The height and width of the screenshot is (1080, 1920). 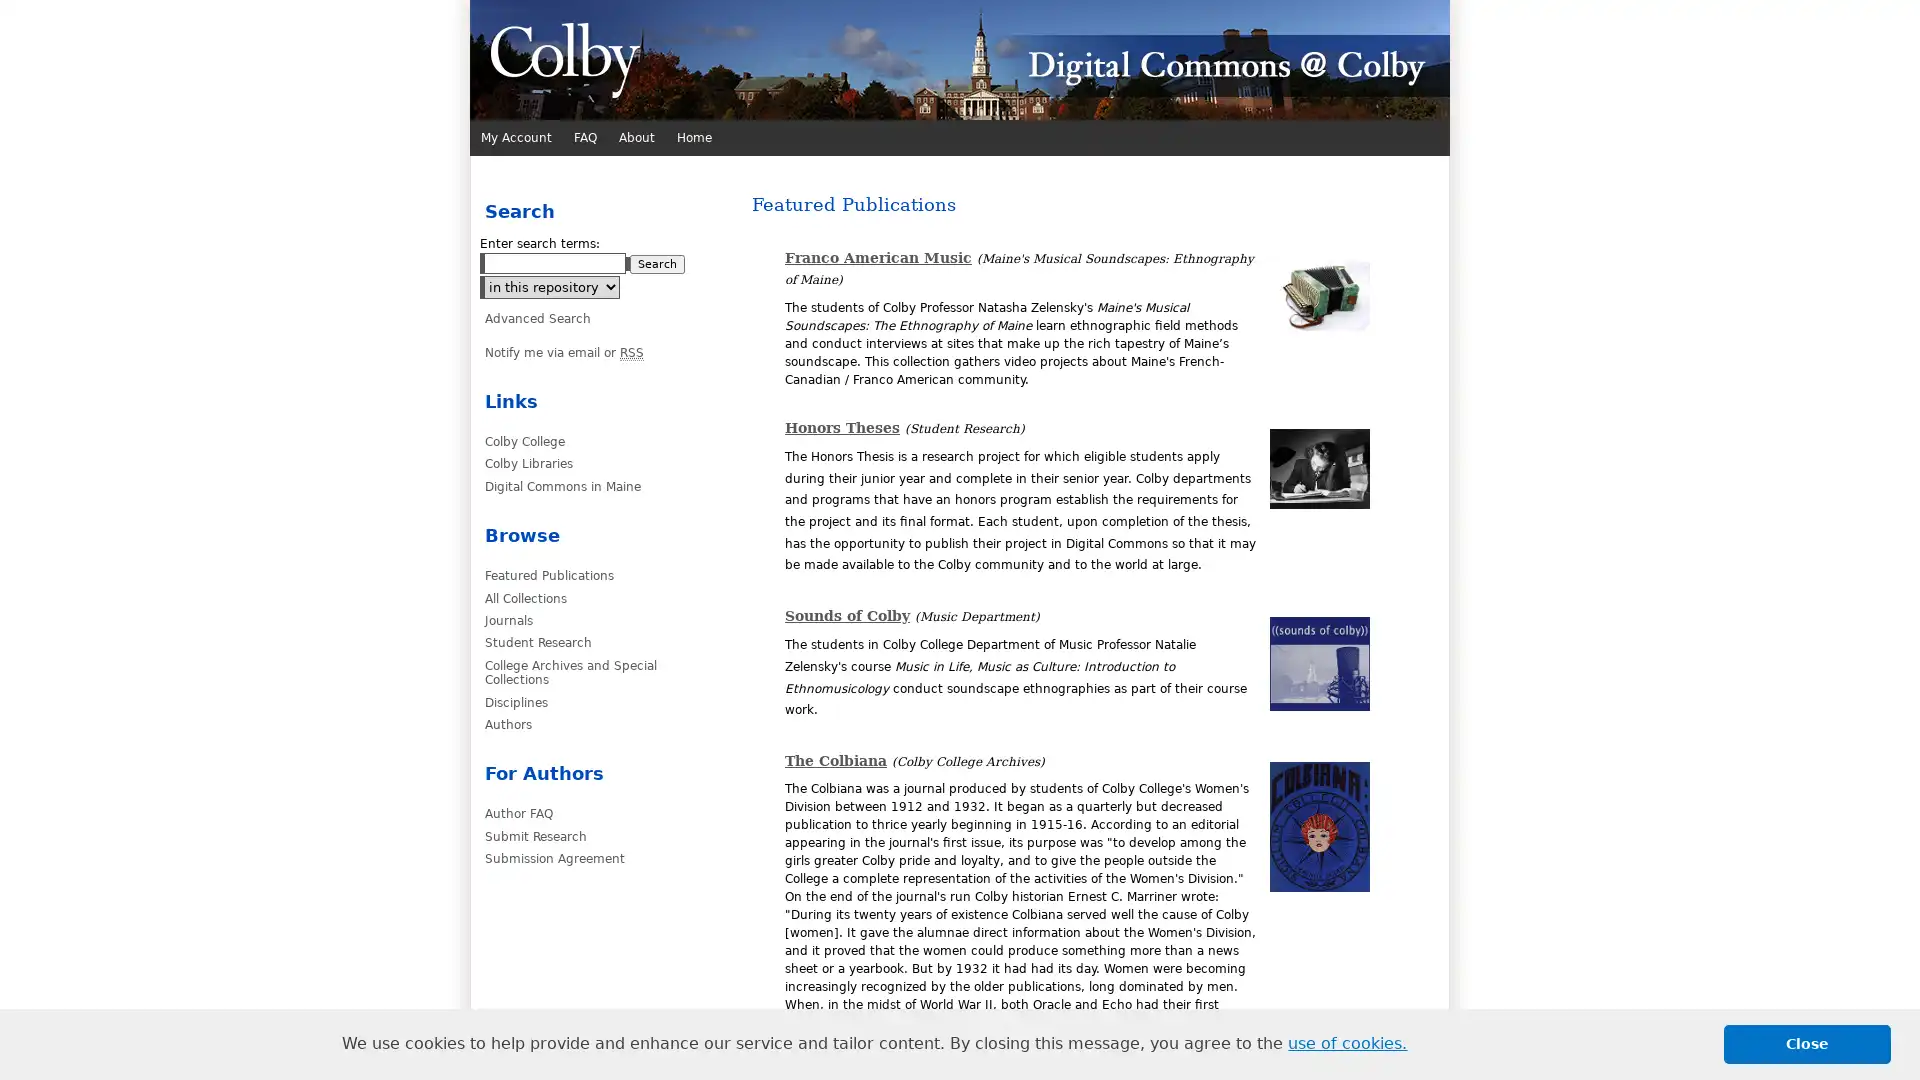 What do you see at coordinates (1347, 1043) in the screenshot?
I see `learn more about cookies` at bounding box center [1347, 1043].